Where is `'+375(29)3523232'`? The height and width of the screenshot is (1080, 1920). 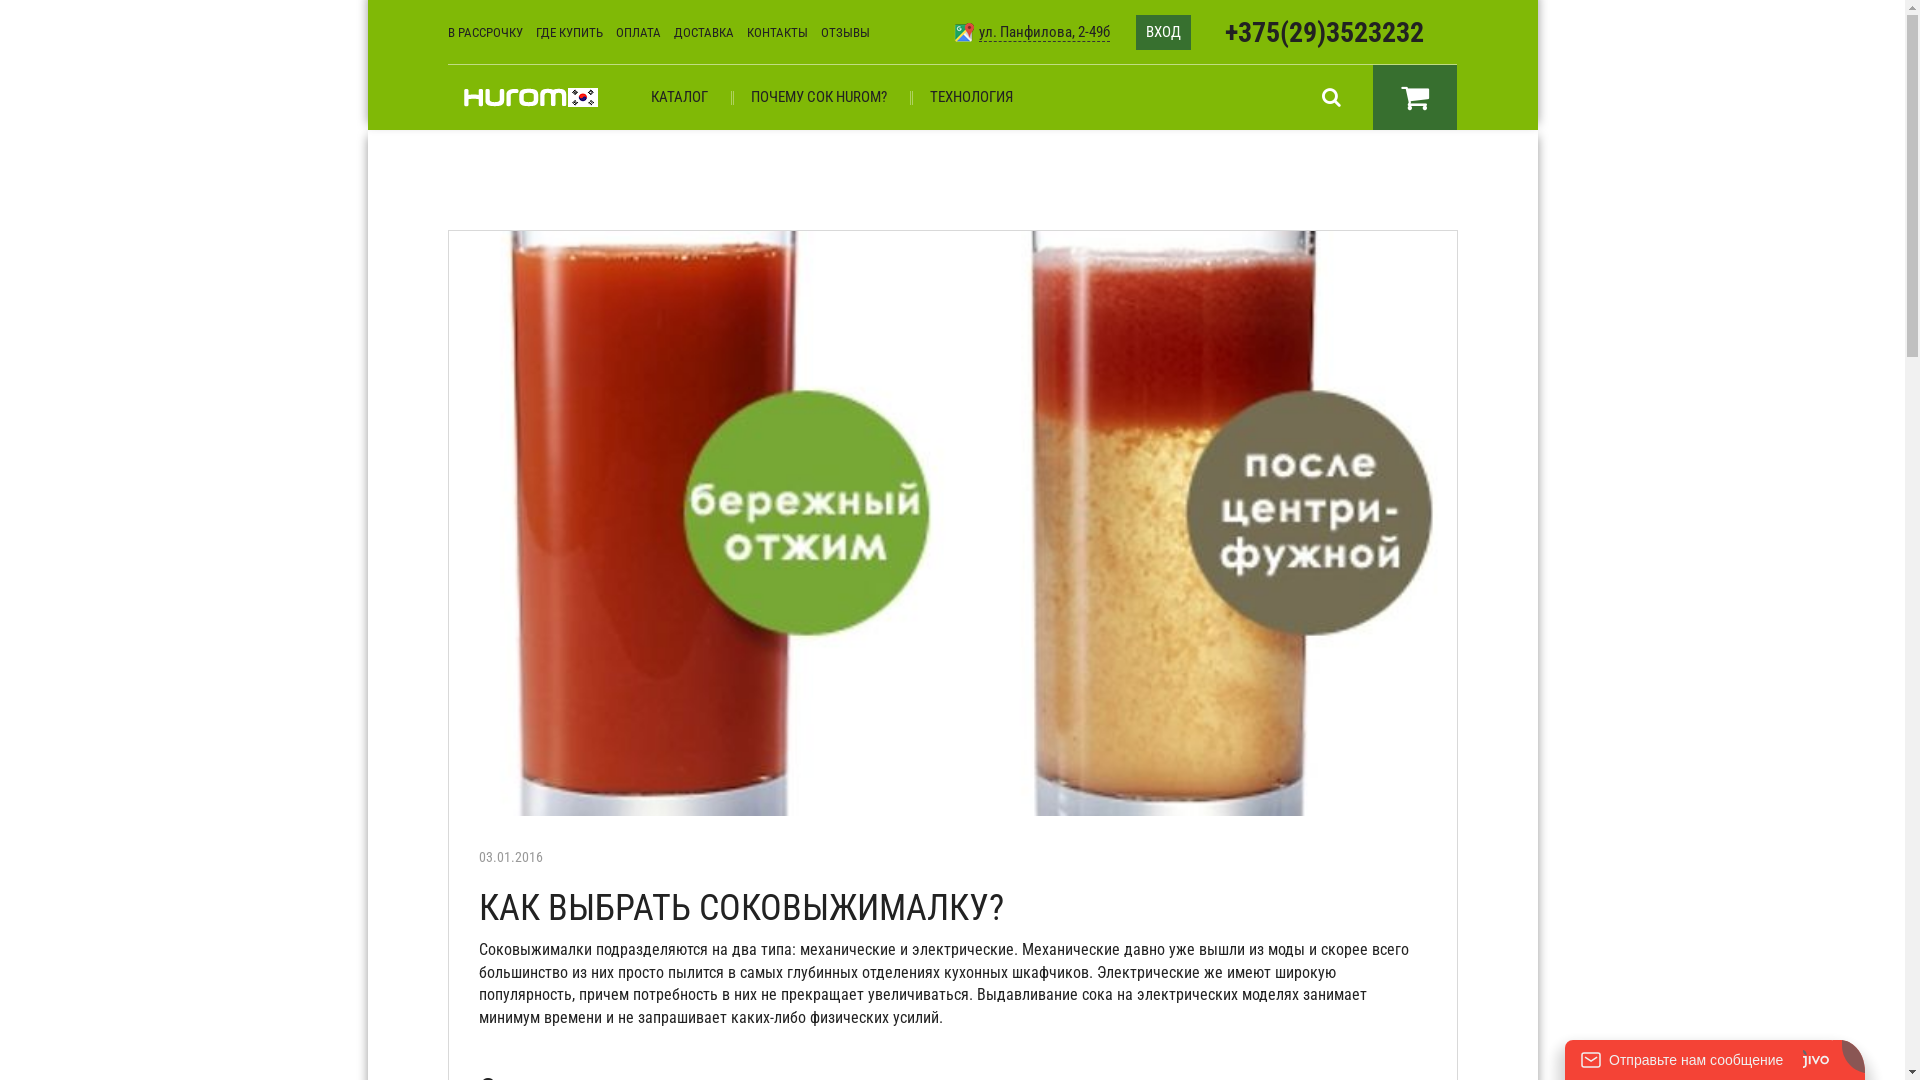 '+375(29)3523232' is located at coordinates (1324, 32).